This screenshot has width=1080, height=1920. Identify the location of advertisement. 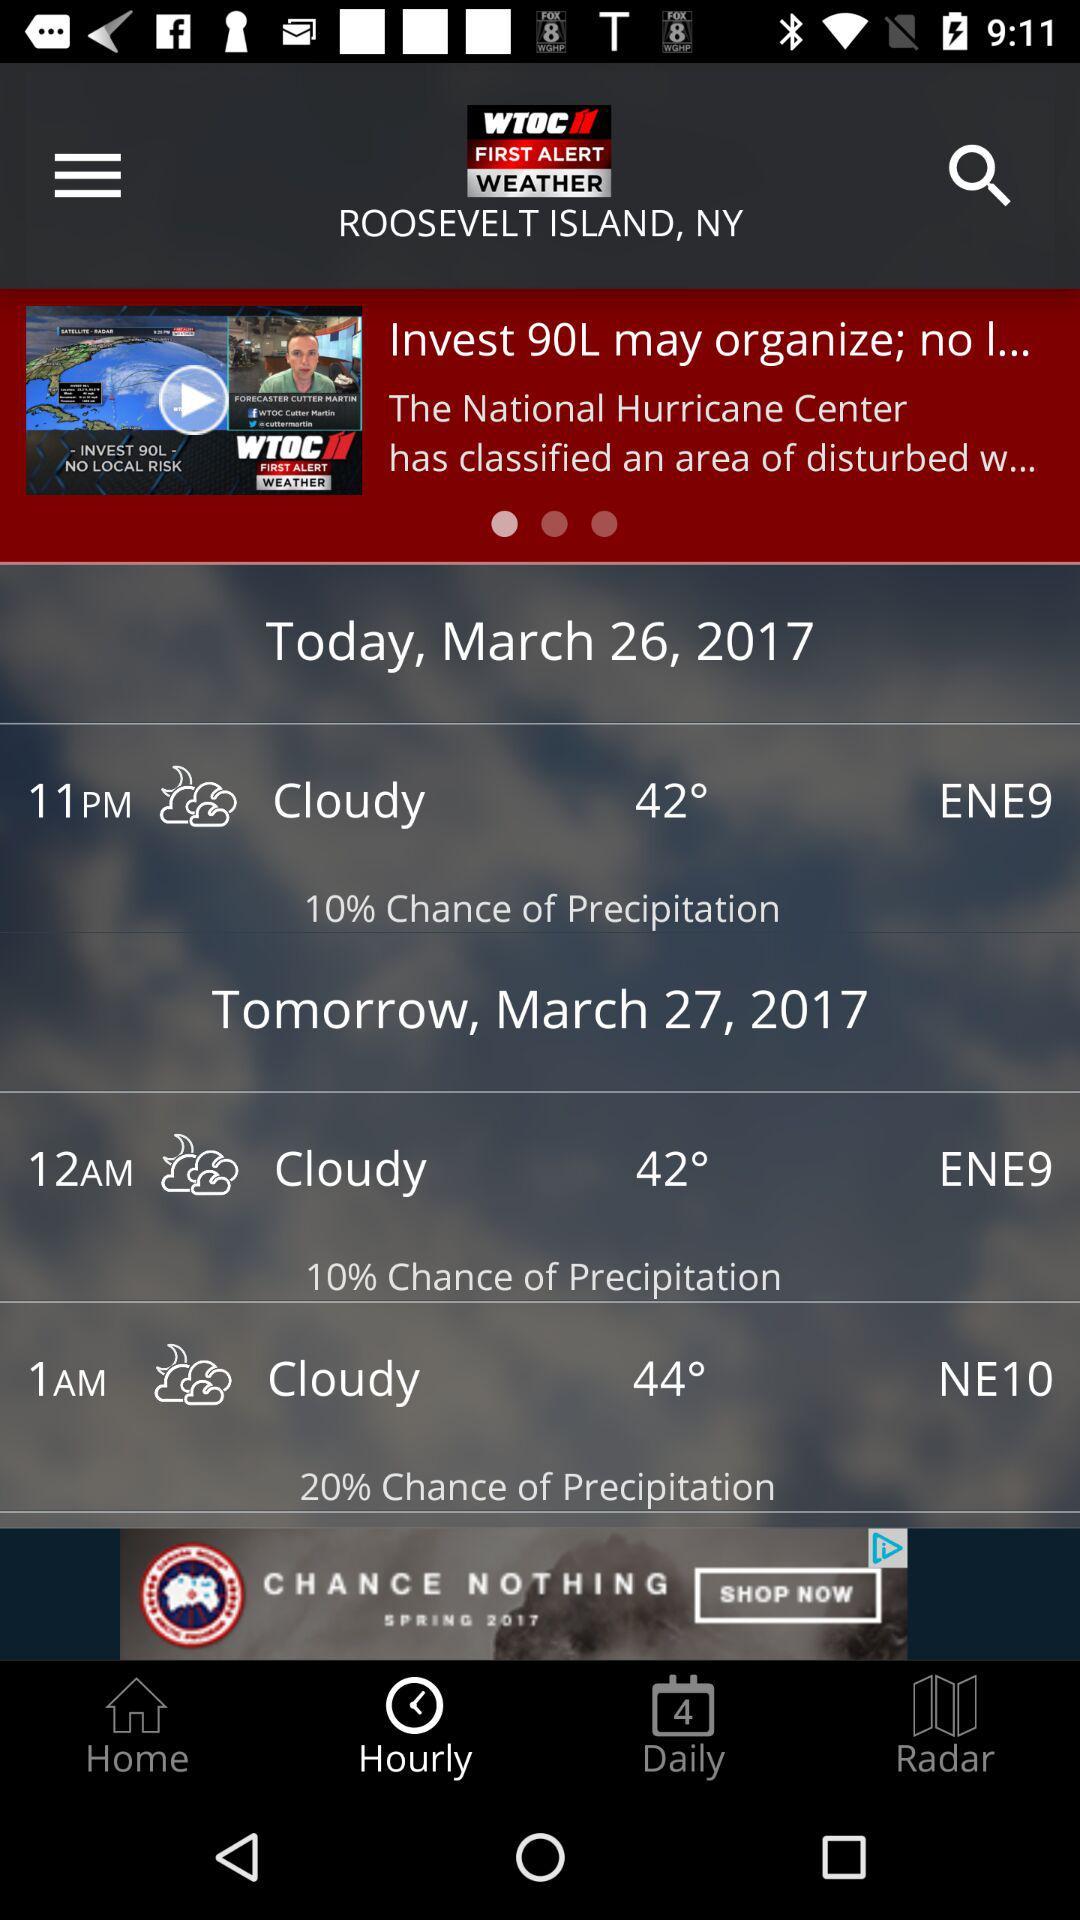
(540, 1593).